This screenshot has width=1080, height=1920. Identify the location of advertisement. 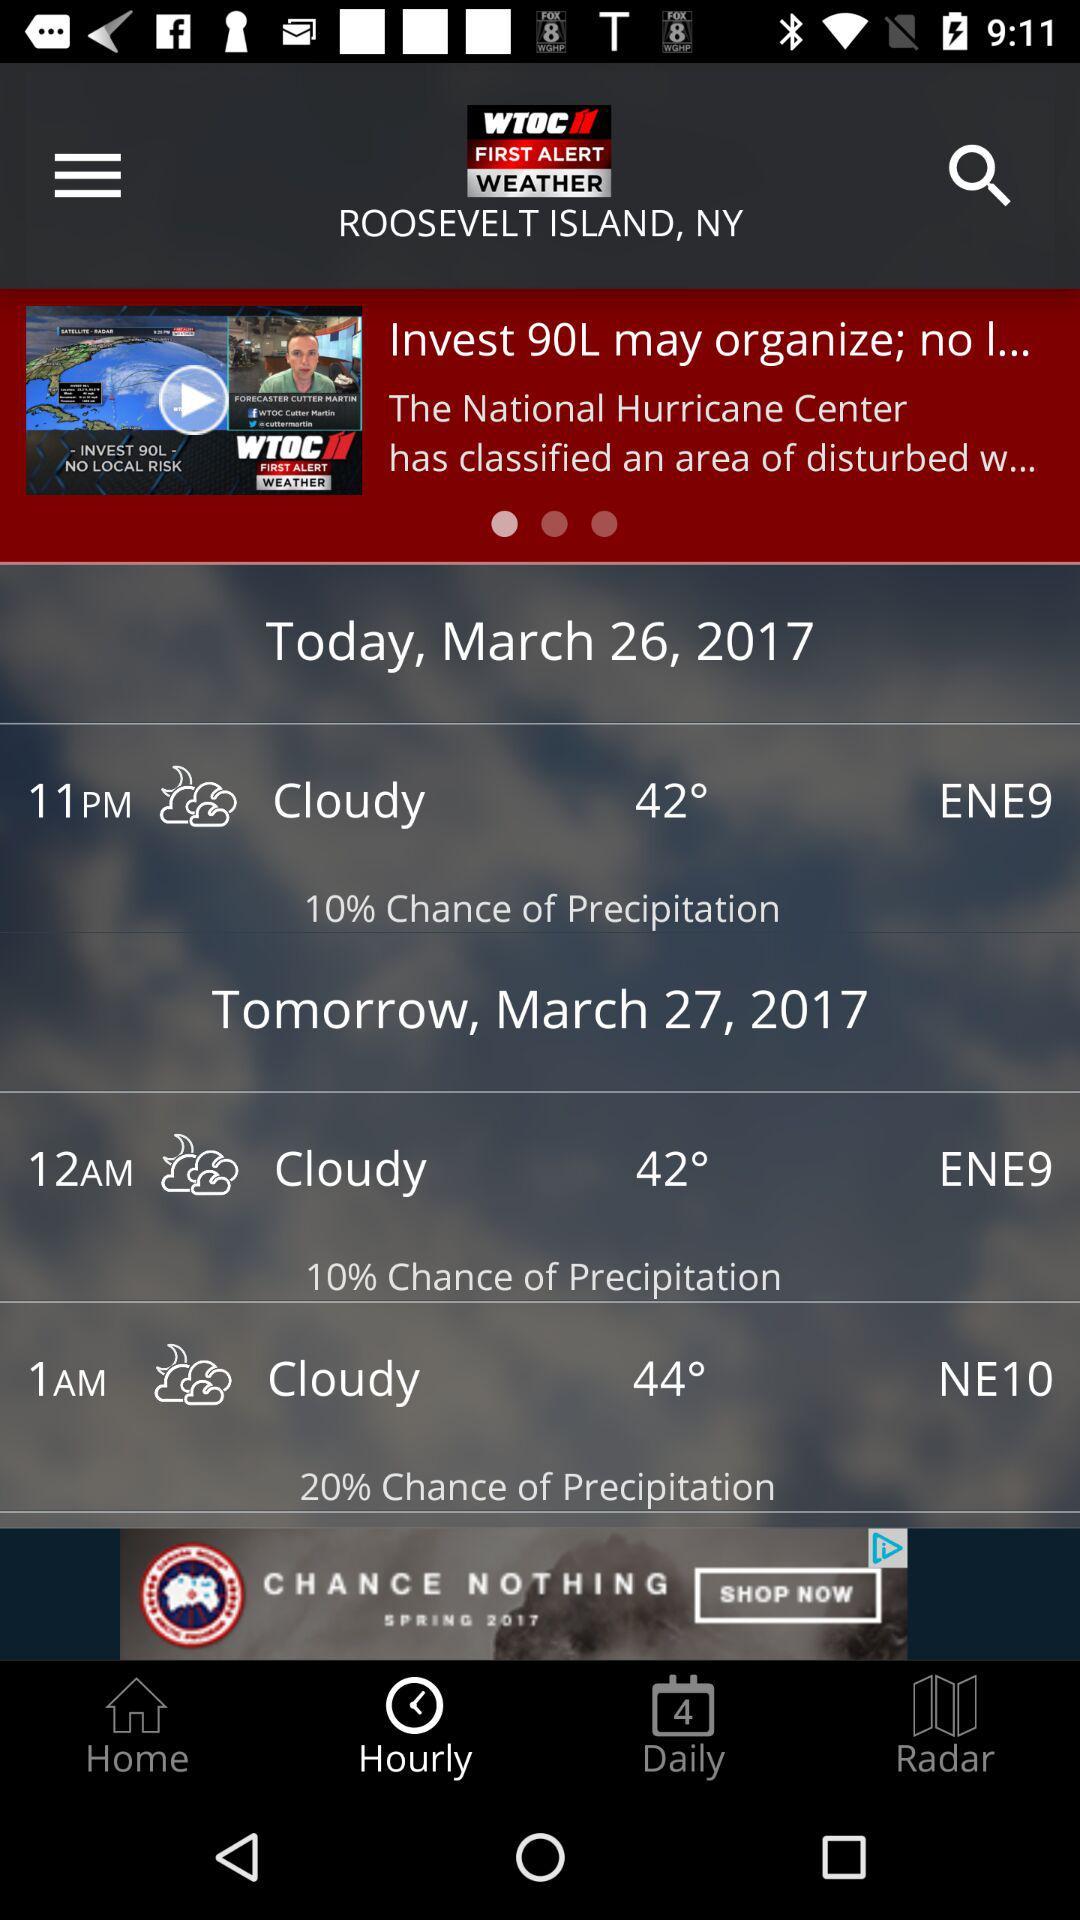
(540, 1593).